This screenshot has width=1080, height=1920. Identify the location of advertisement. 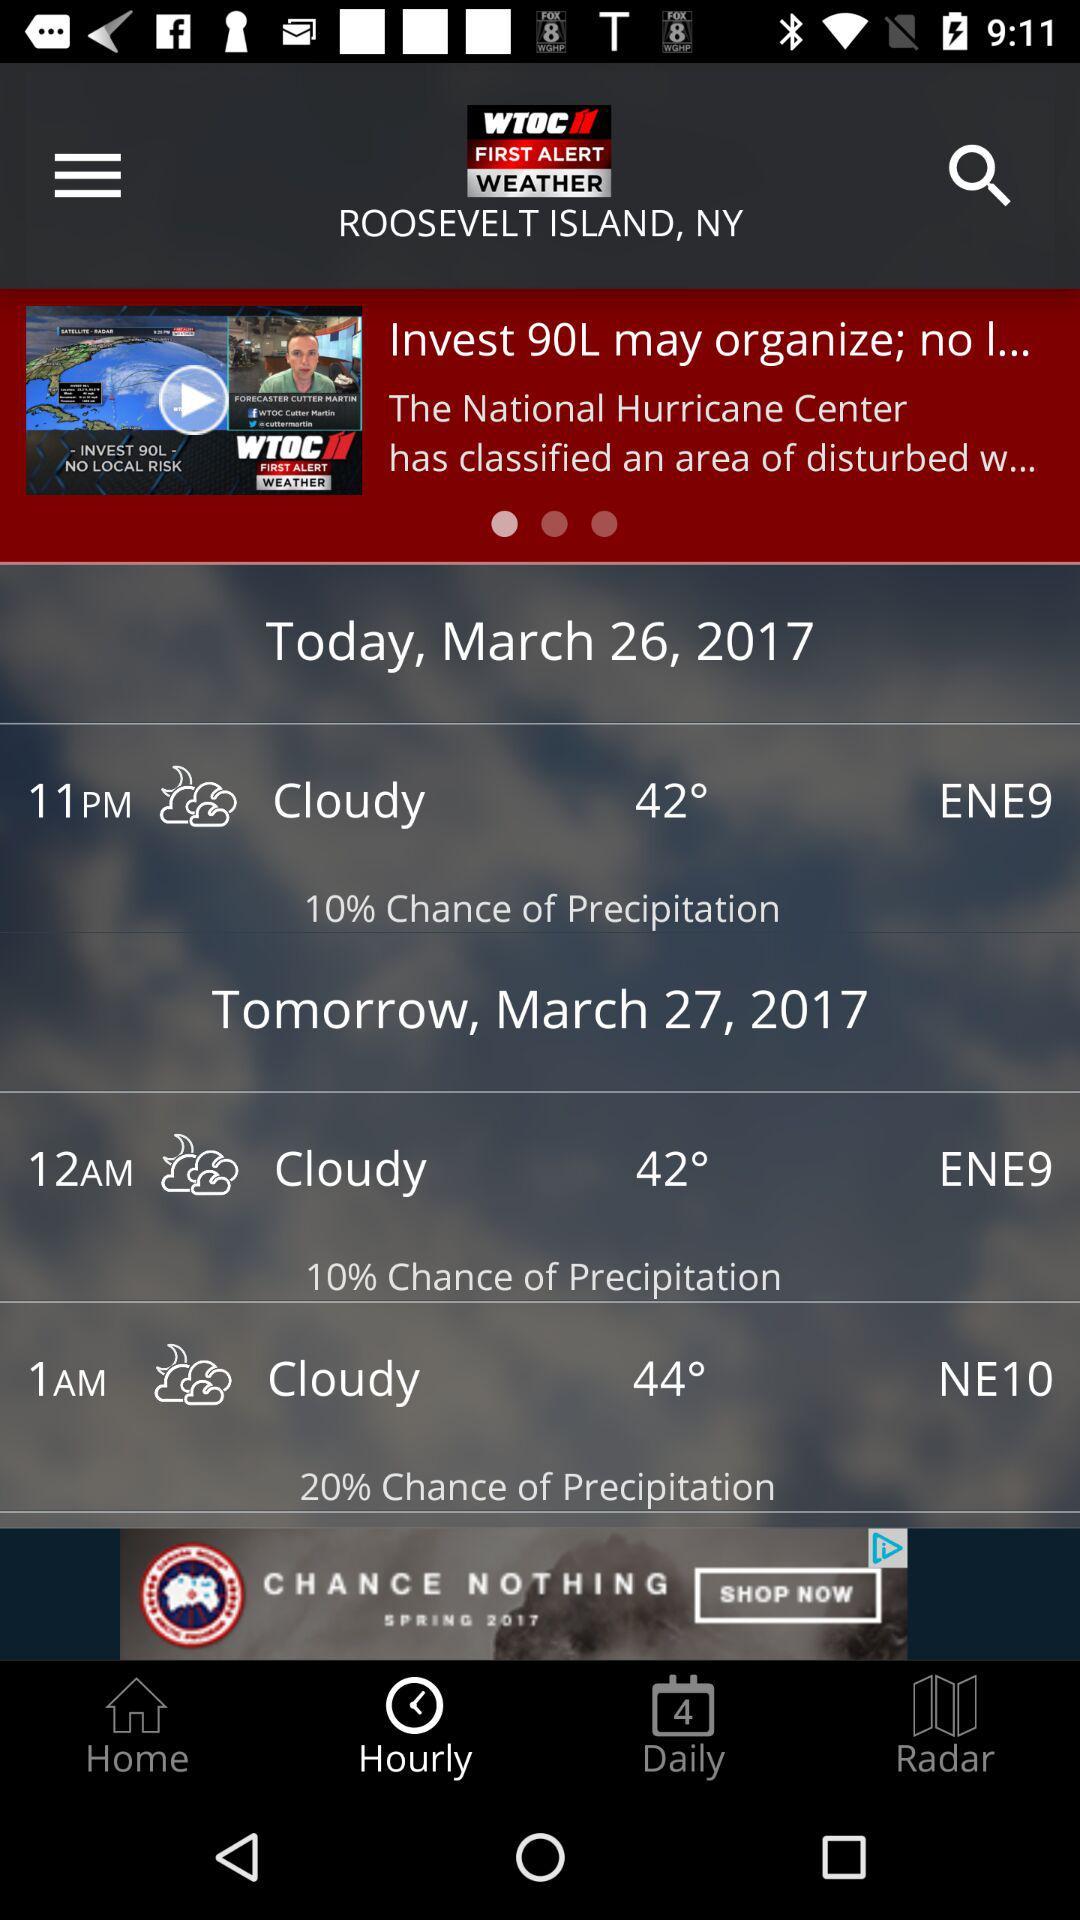
(540, 1593).